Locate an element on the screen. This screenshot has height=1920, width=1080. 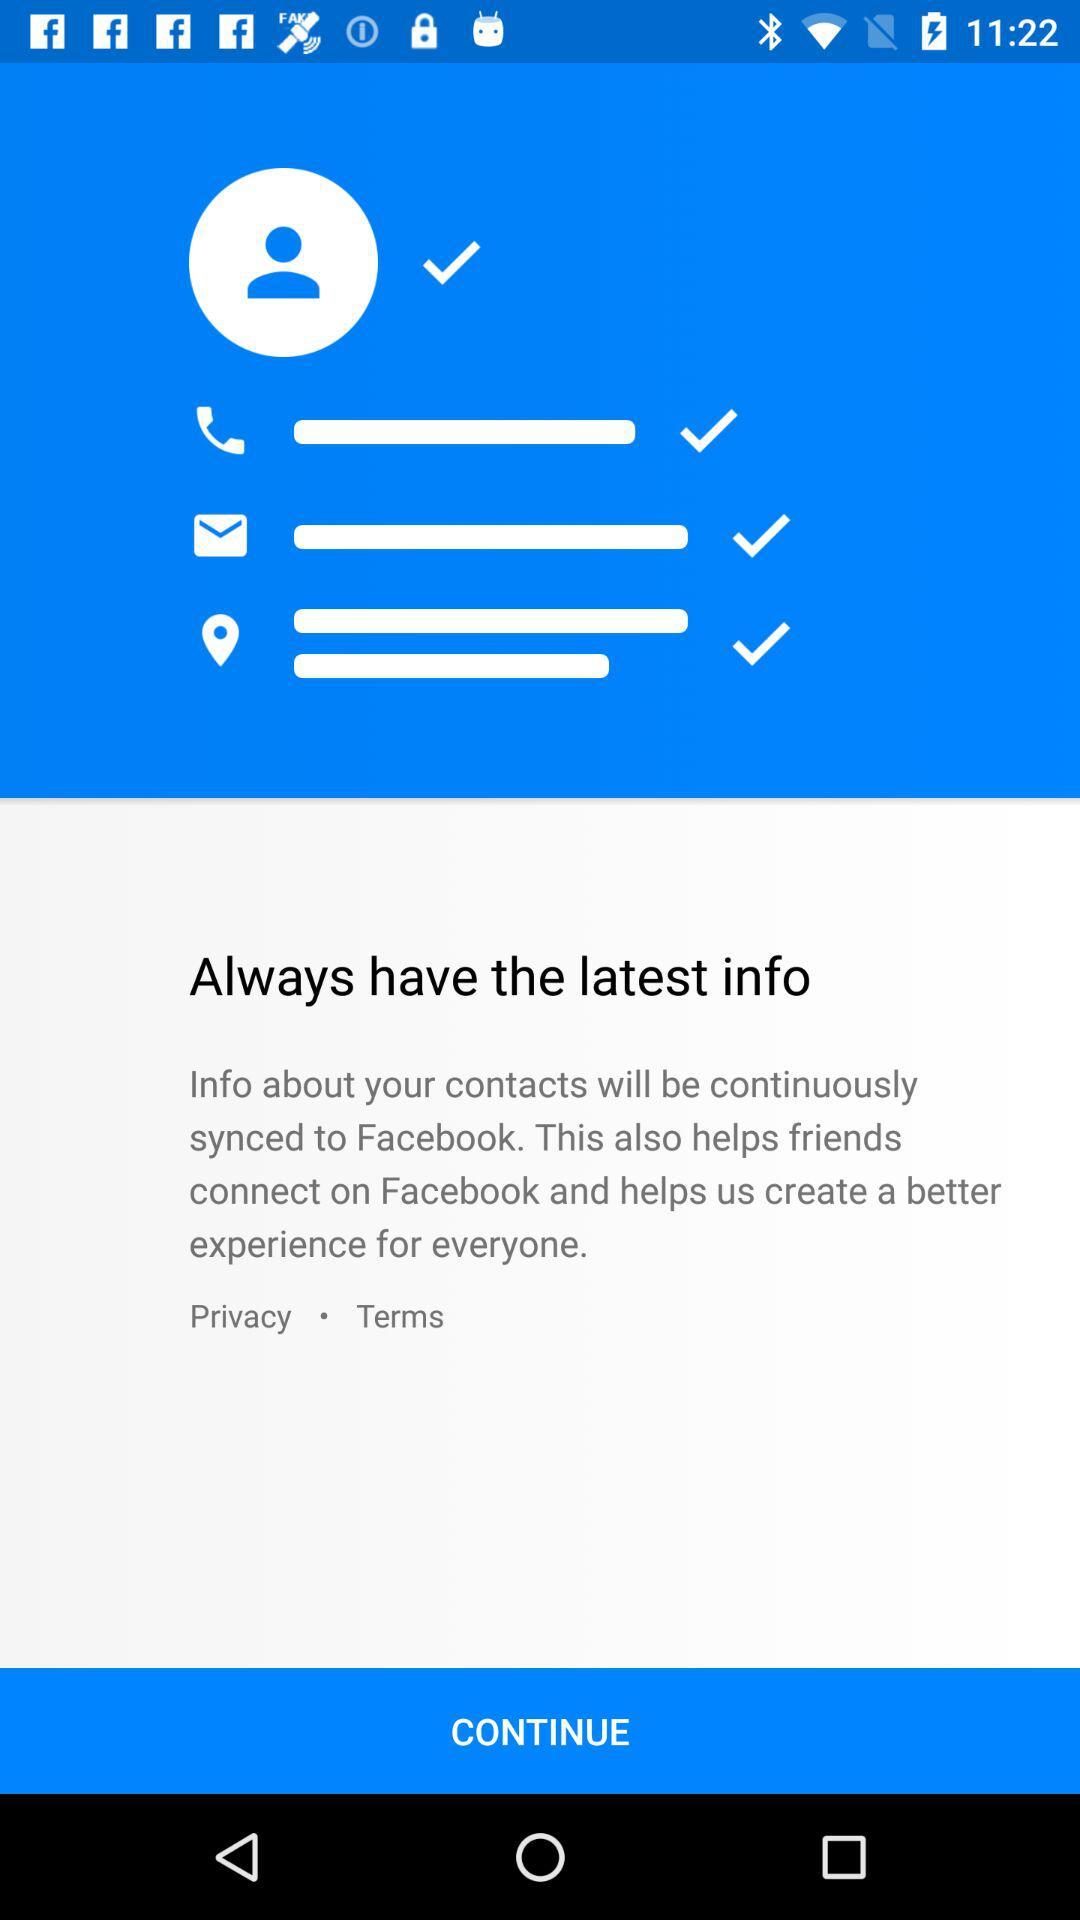
icon below the info about your is located at coordinates (400, 1315).